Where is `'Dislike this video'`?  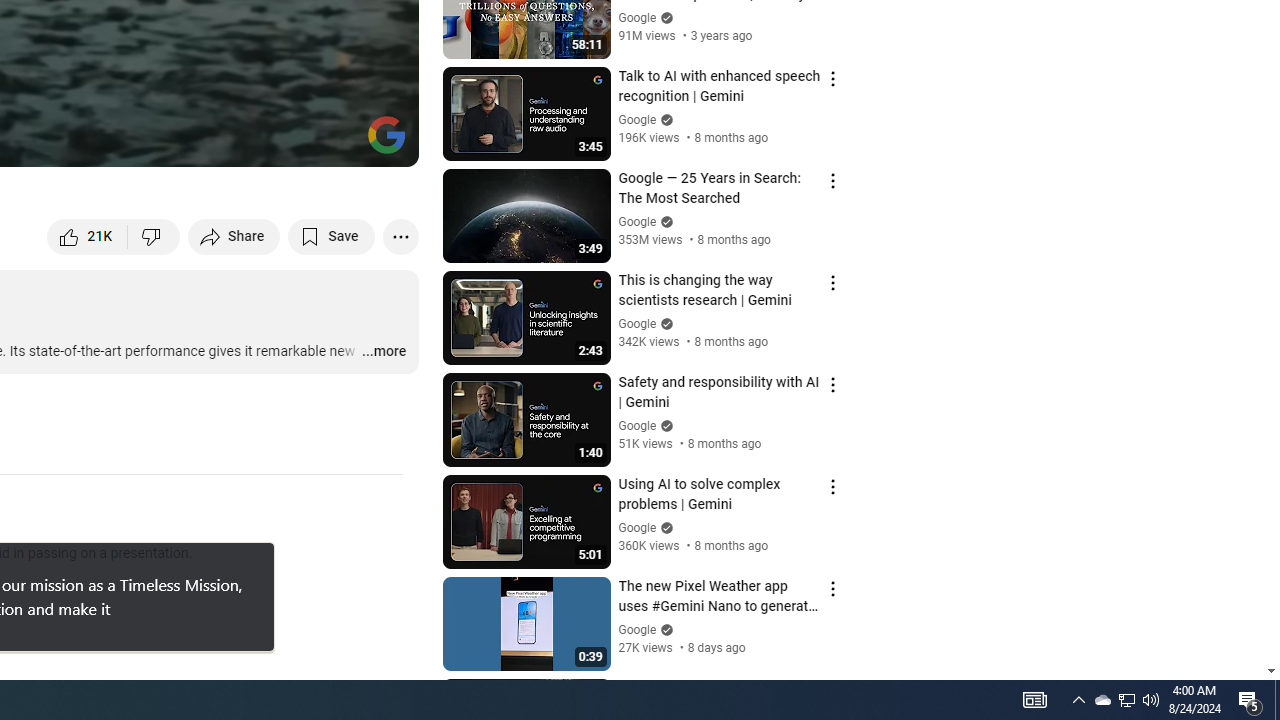 'Dislike this video' is located at coordinates (153, 235).